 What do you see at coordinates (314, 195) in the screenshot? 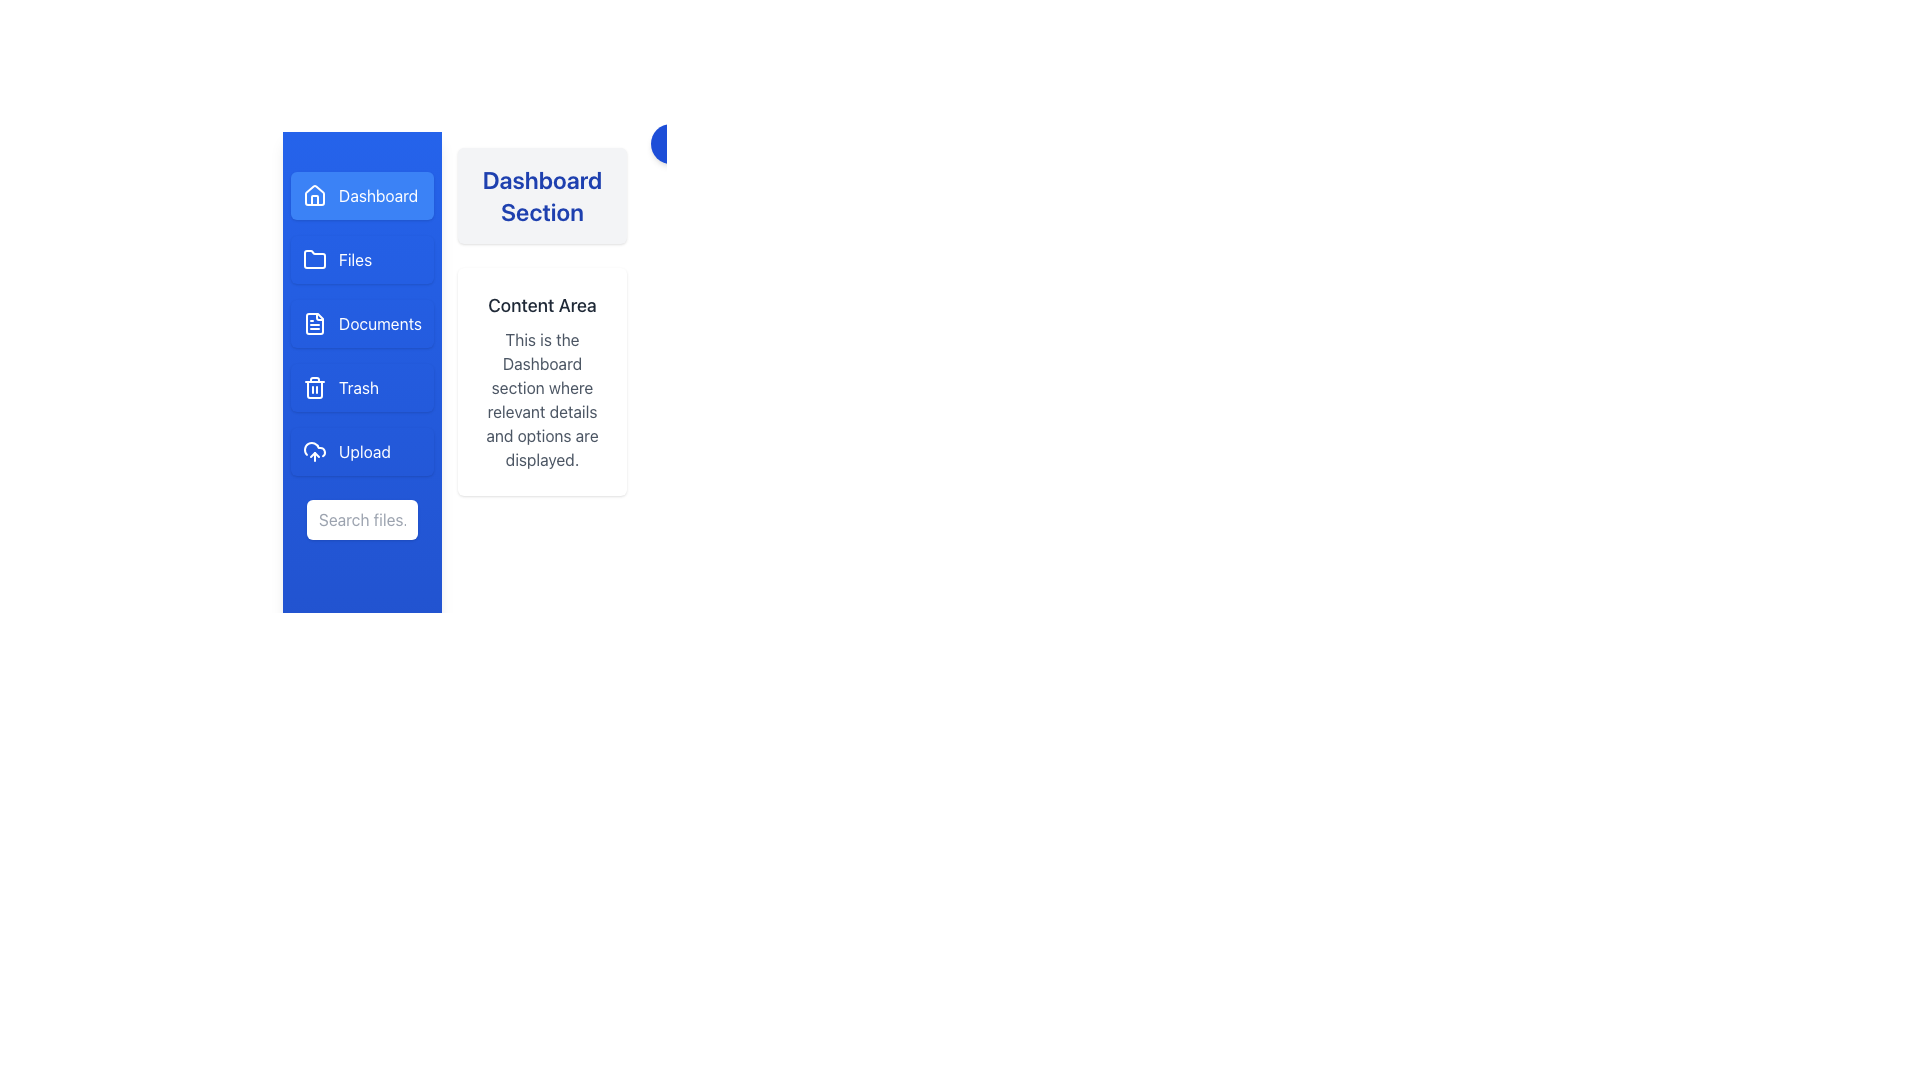
I see `the house-shaped icon located at the top of the vertical list of navigation buttons in the 'Dashboard' button group to trigger any associated hover states` at bounding box center [314, 195].